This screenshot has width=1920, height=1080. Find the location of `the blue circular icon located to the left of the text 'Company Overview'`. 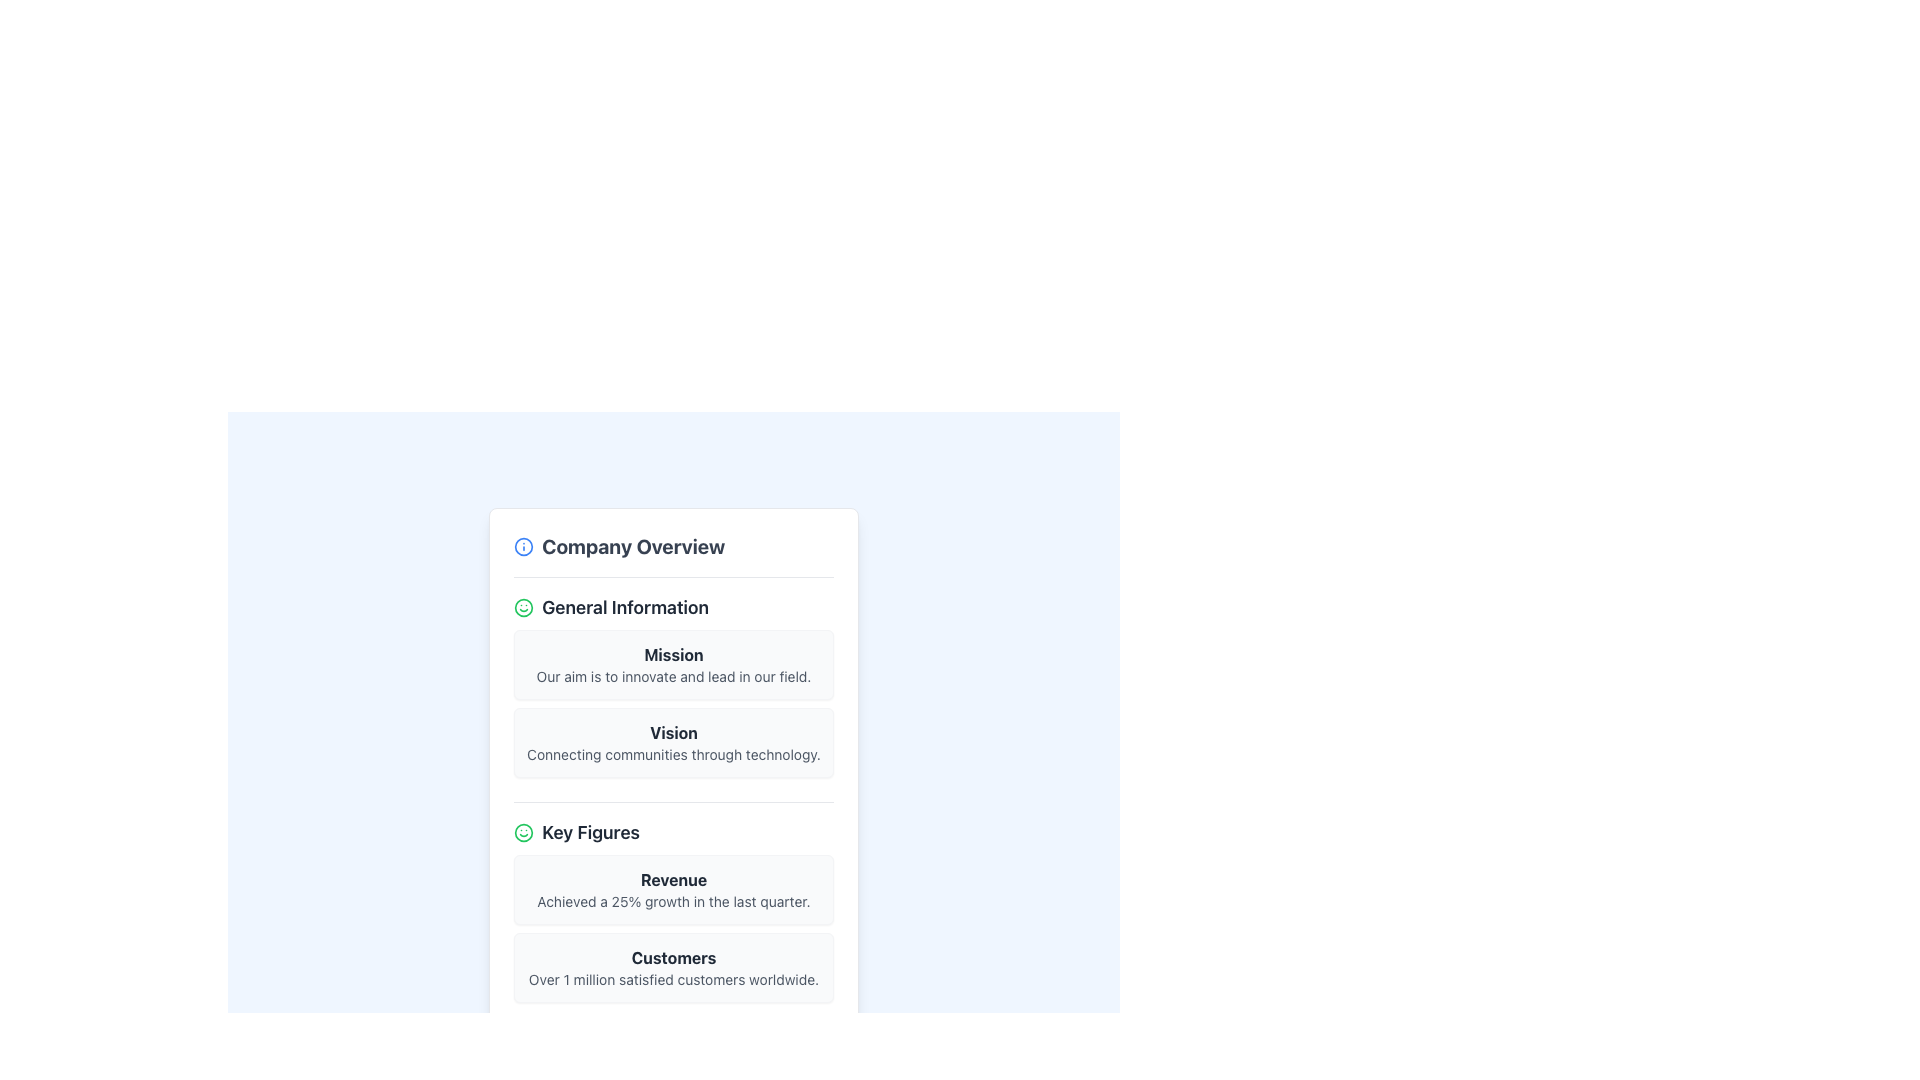

the blue circular icon located to the left of the text 'Company Overview' is located at coordinates (524, 547).